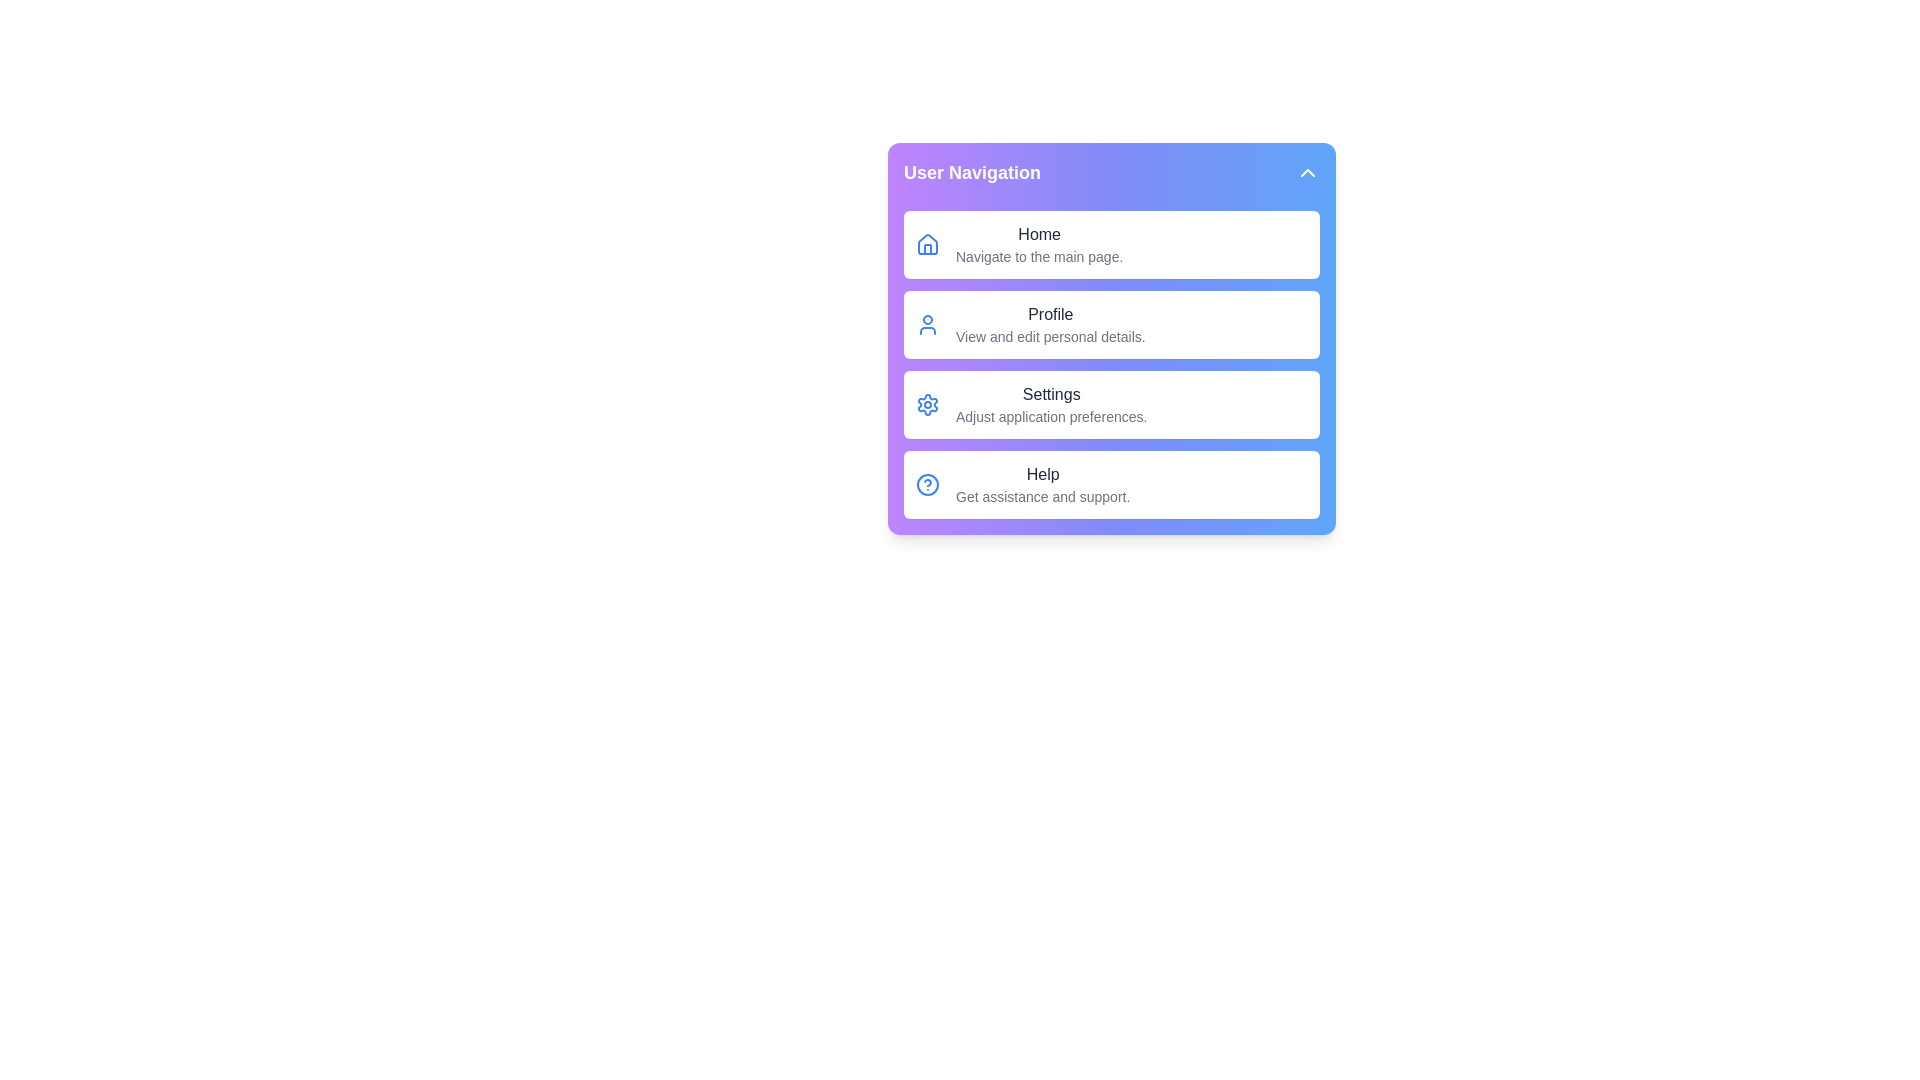 This screenshot has height=1080, width=1920. Describe the element at coordinates (1111, 405) in the screenshot. I see `the menu item Settings from the dropdown menu` at that location.